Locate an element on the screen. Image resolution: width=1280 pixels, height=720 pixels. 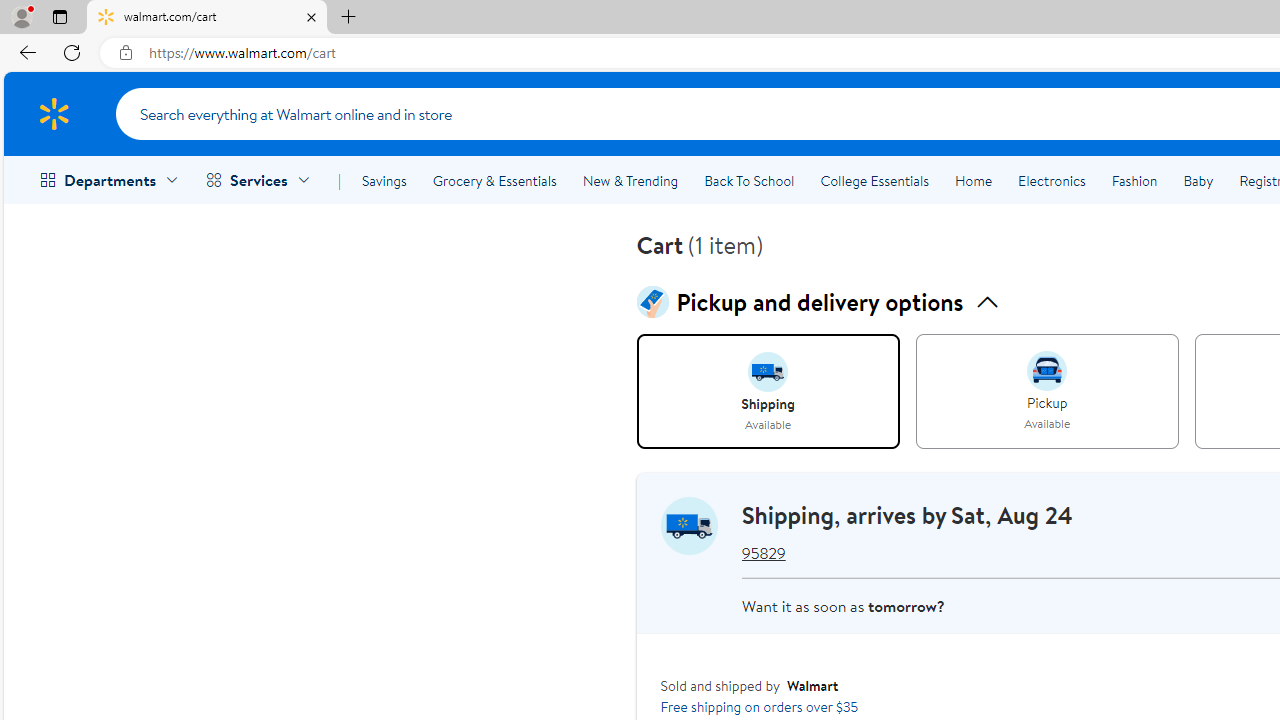
'Fashion' is located at coordinates (1134, 181).